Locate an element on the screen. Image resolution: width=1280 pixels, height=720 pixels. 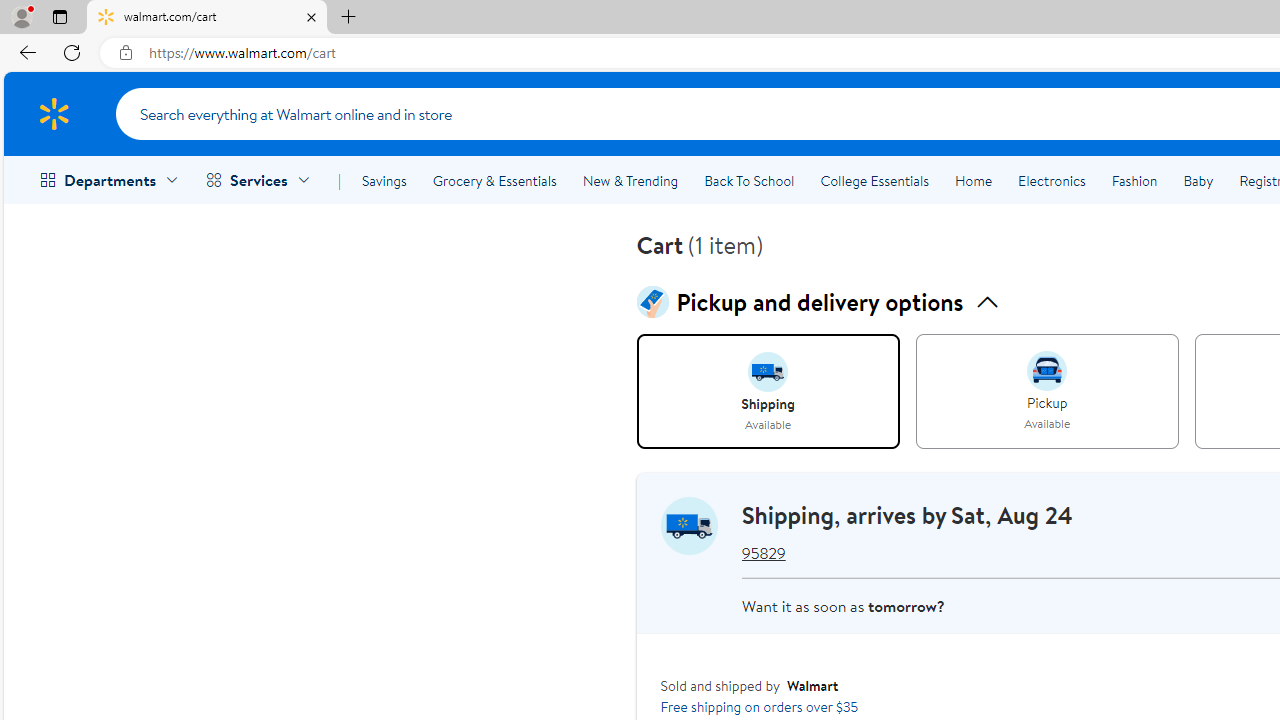
'Fashion' is located at coordinates (1134, 181).